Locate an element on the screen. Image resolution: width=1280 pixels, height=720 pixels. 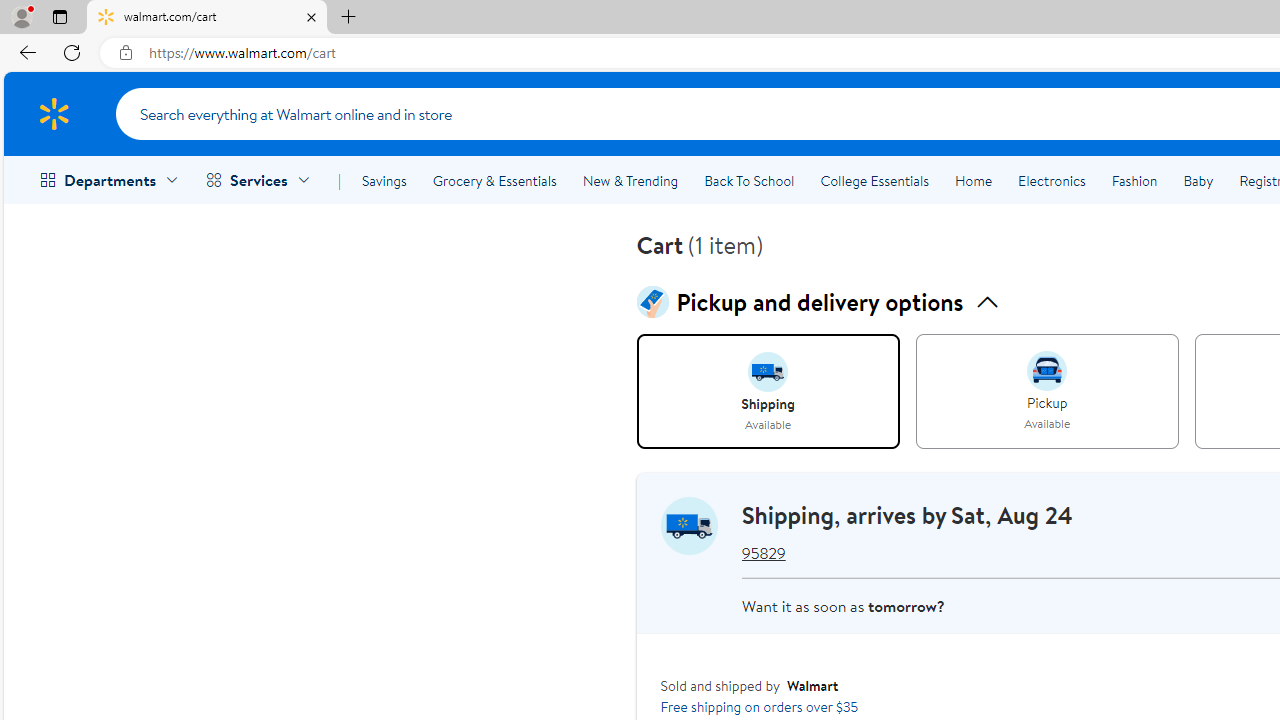
'Fashion' is located at coordinates (1134, 181).